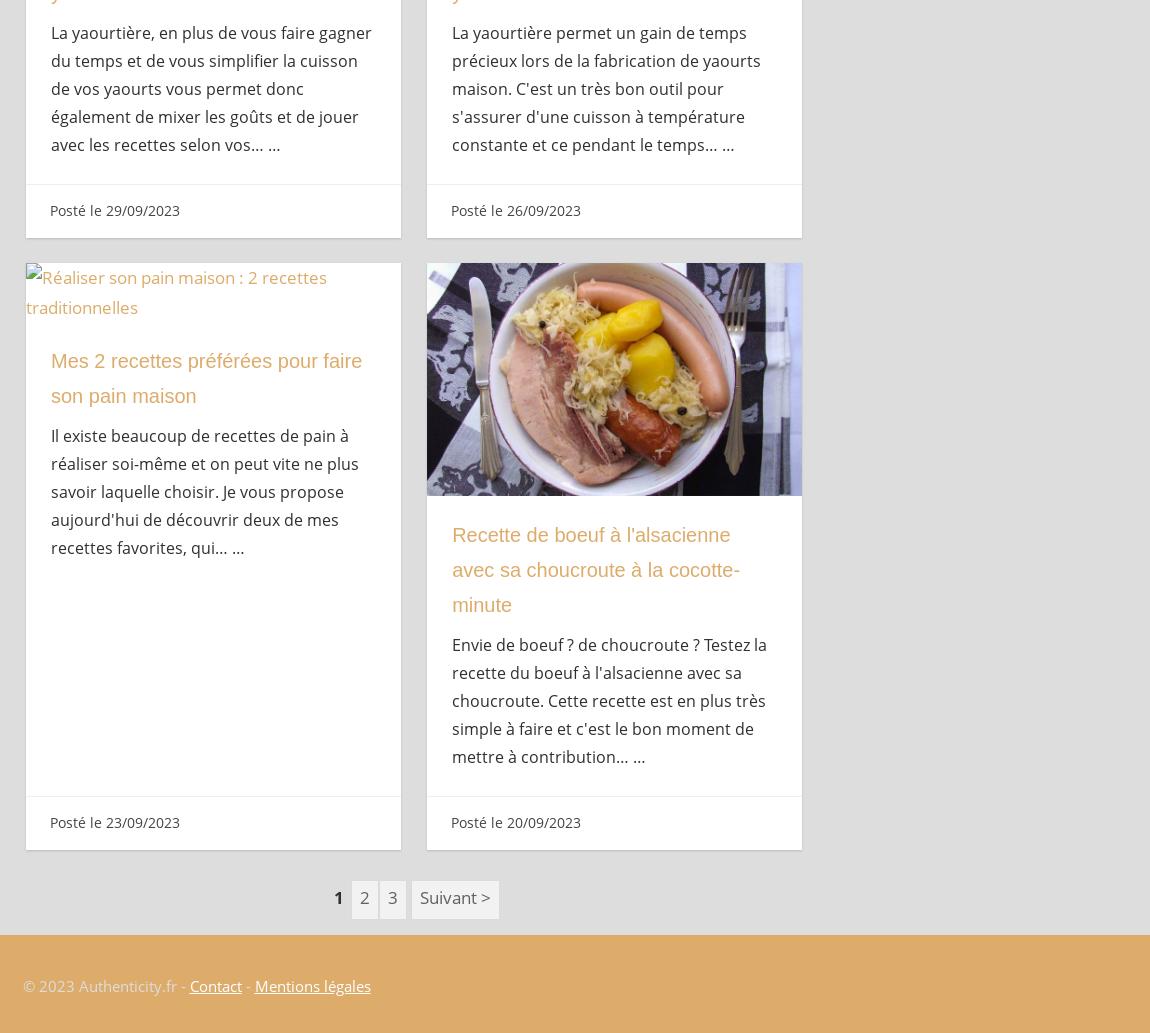 The width and height of the screenshot is (1150, 1033). I want to click on 'Posté le 20/09/2023', so click(514, 822).